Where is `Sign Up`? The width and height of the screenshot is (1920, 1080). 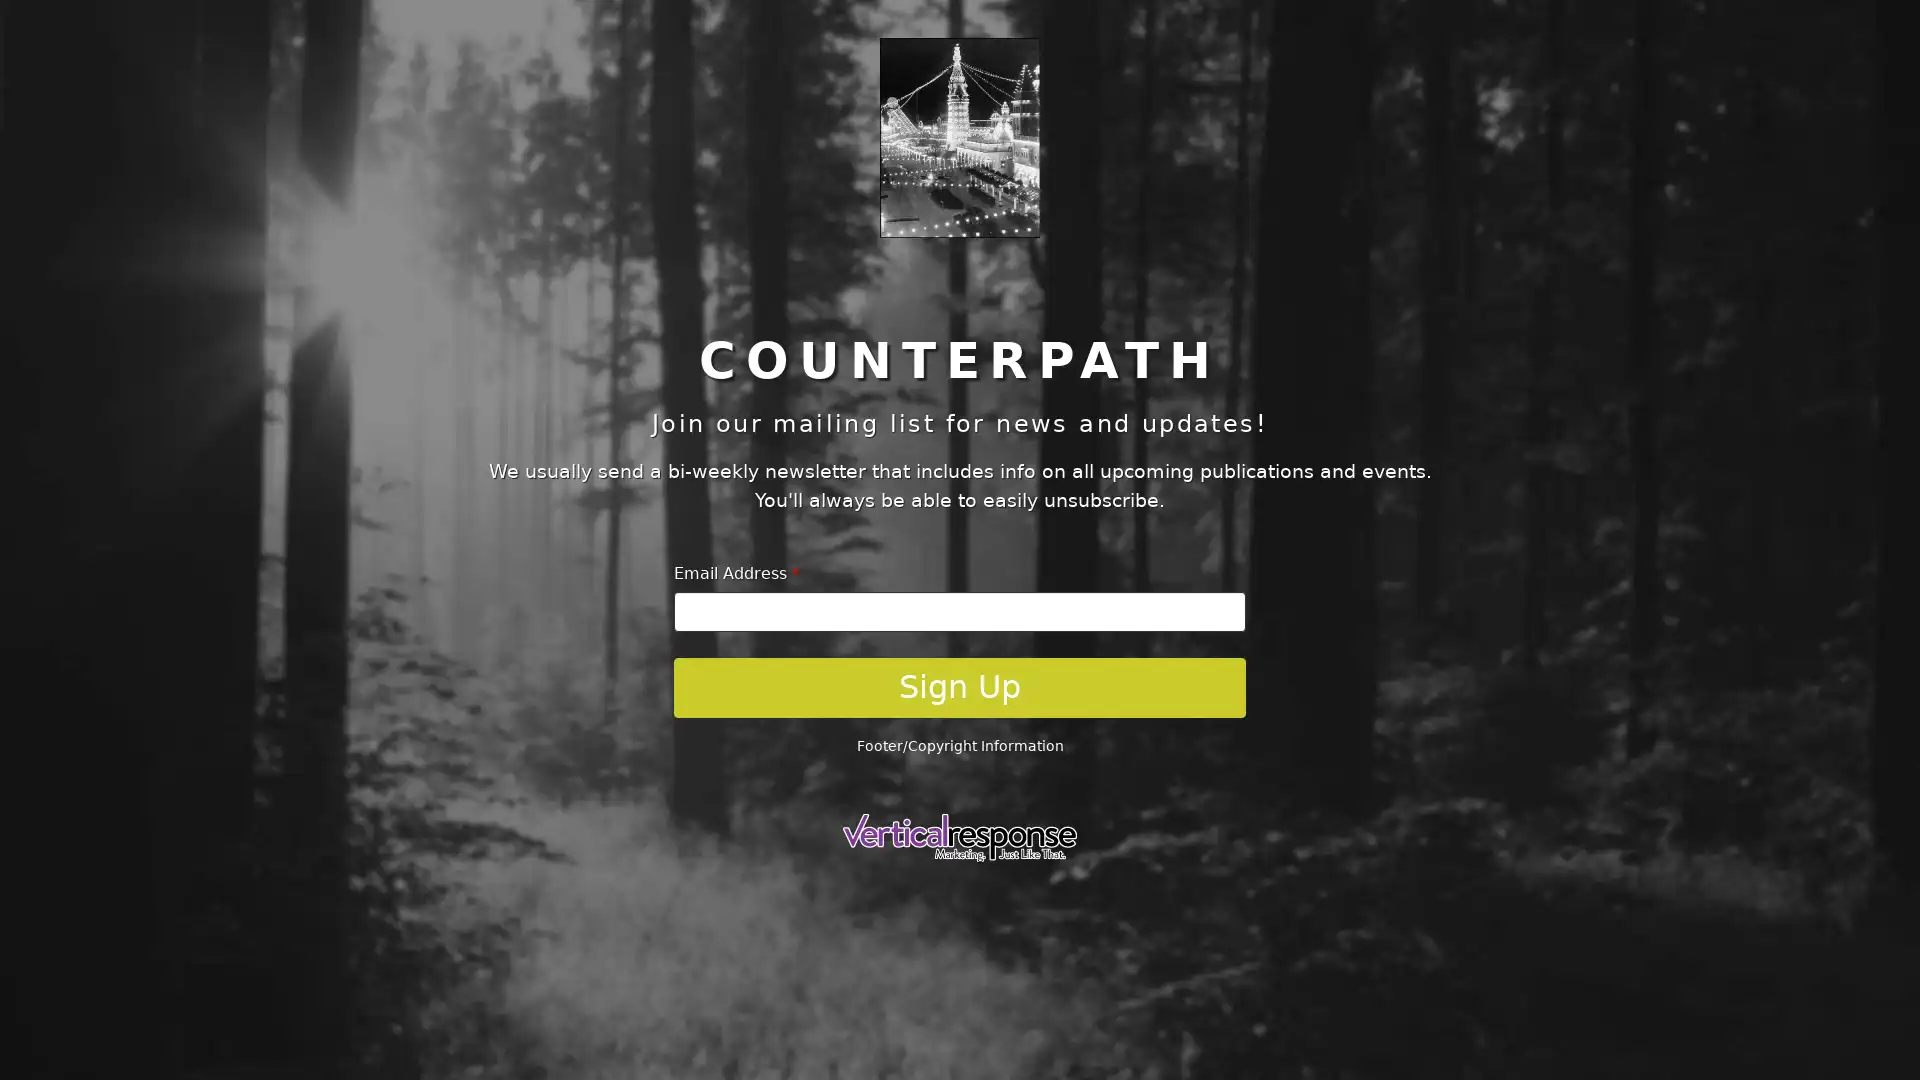
Sign Up is located at coordinates (958, 685).